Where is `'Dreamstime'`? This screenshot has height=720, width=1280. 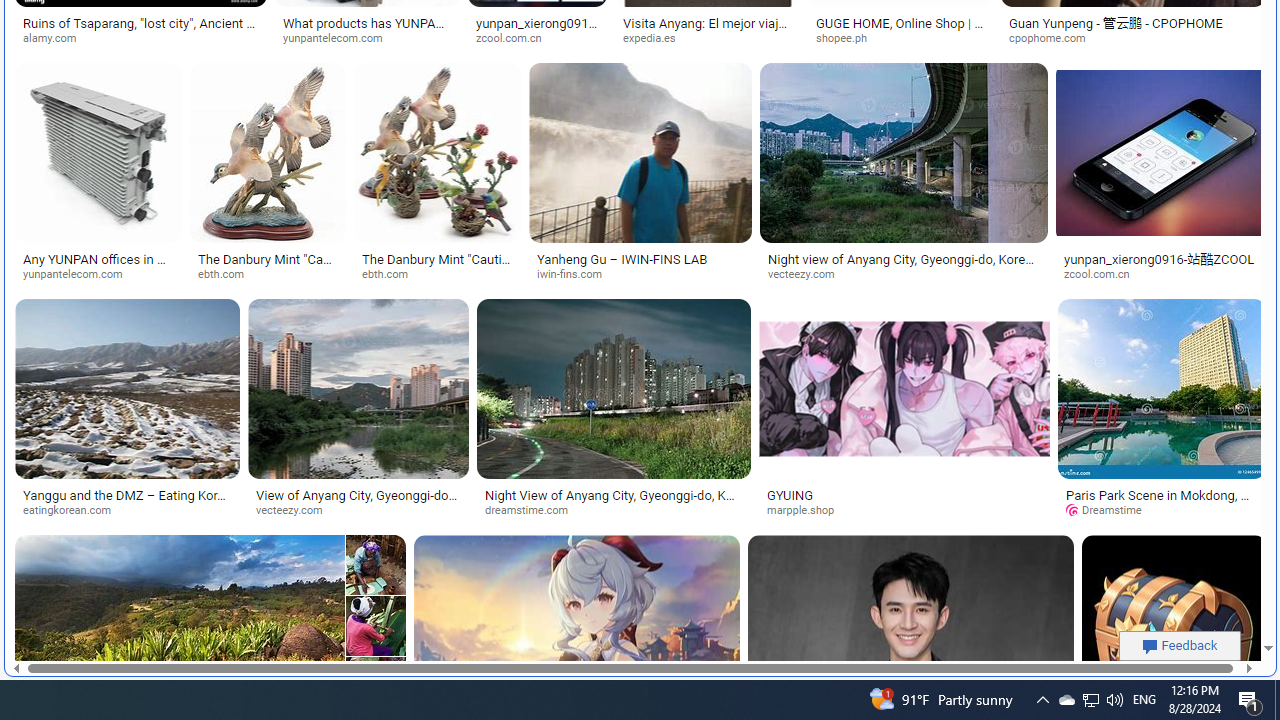
'Dreamstime' is located at coordinates (1110, 509).